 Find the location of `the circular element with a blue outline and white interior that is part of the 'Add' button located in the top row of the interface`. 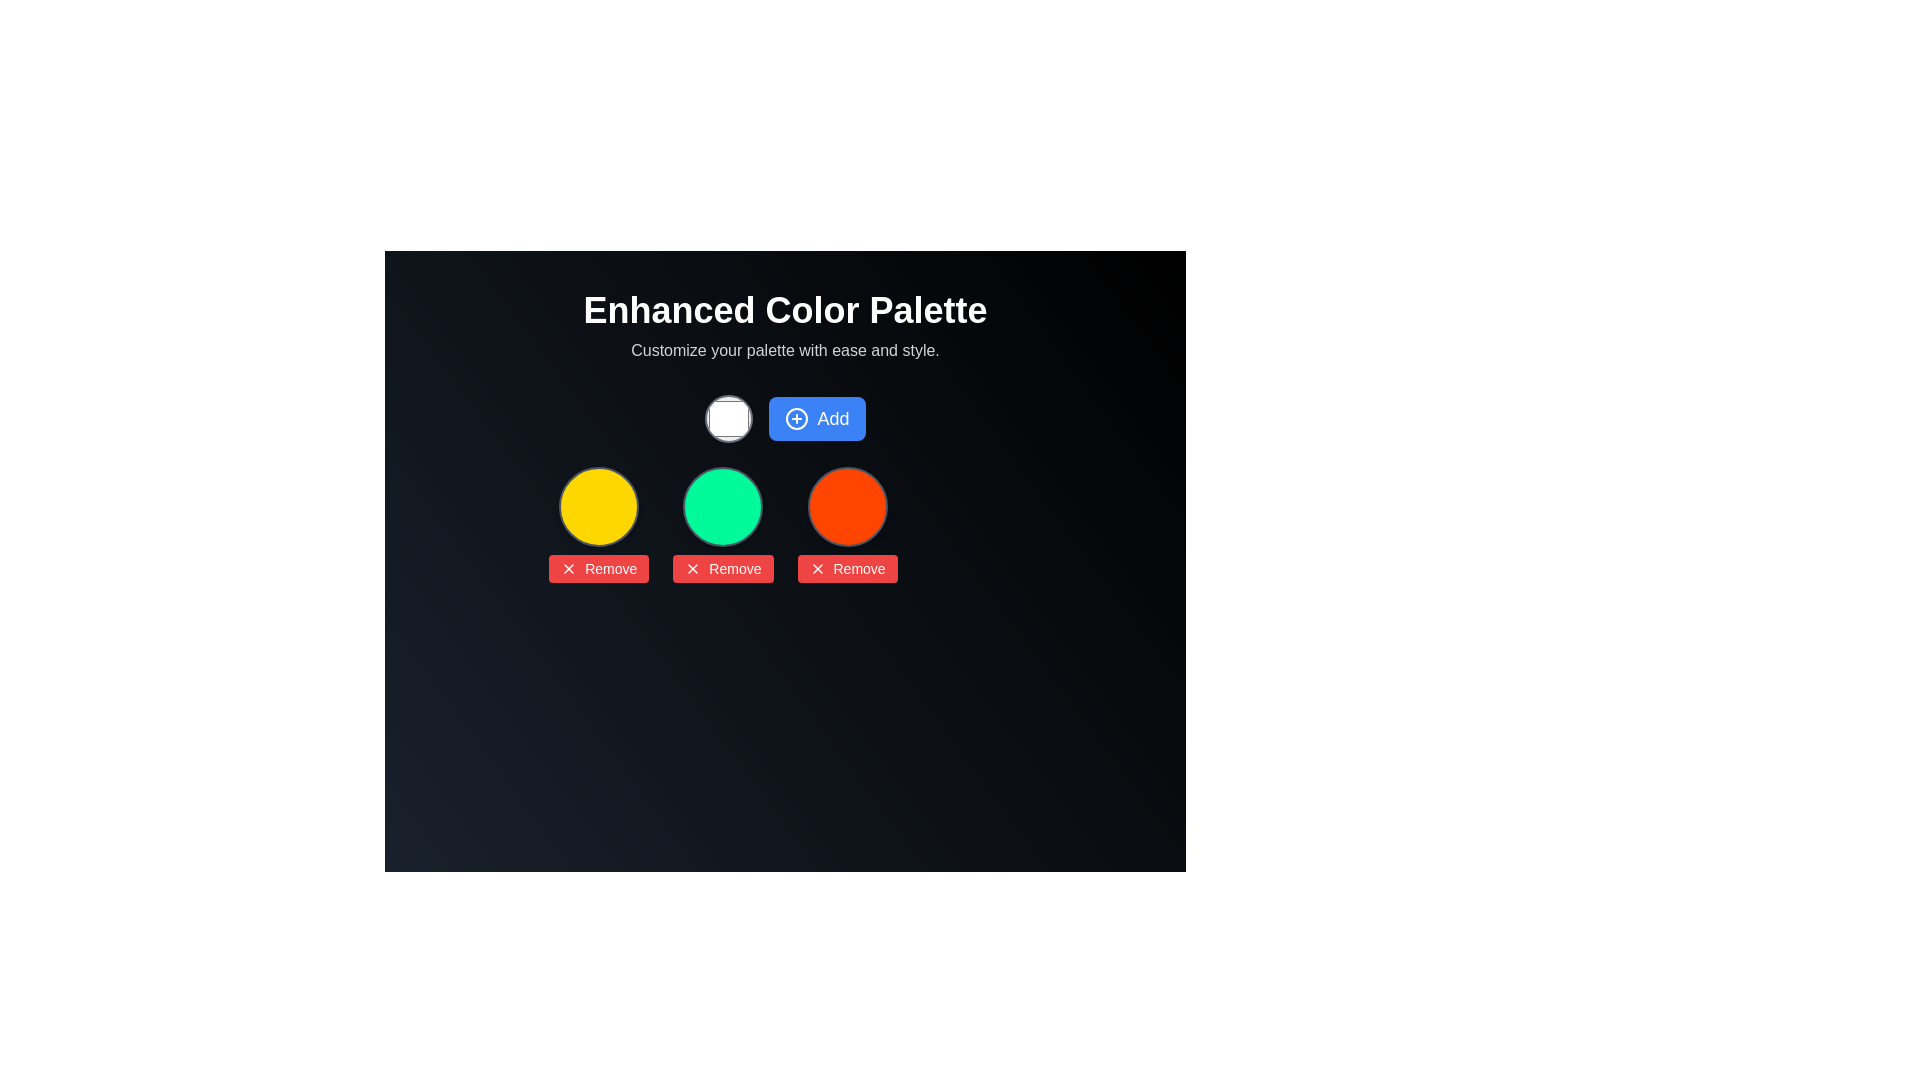

the circular element with a blue outline and white interior that is part of the 'Add' button located in the top row of the interface is located at coordinates (796, 418).